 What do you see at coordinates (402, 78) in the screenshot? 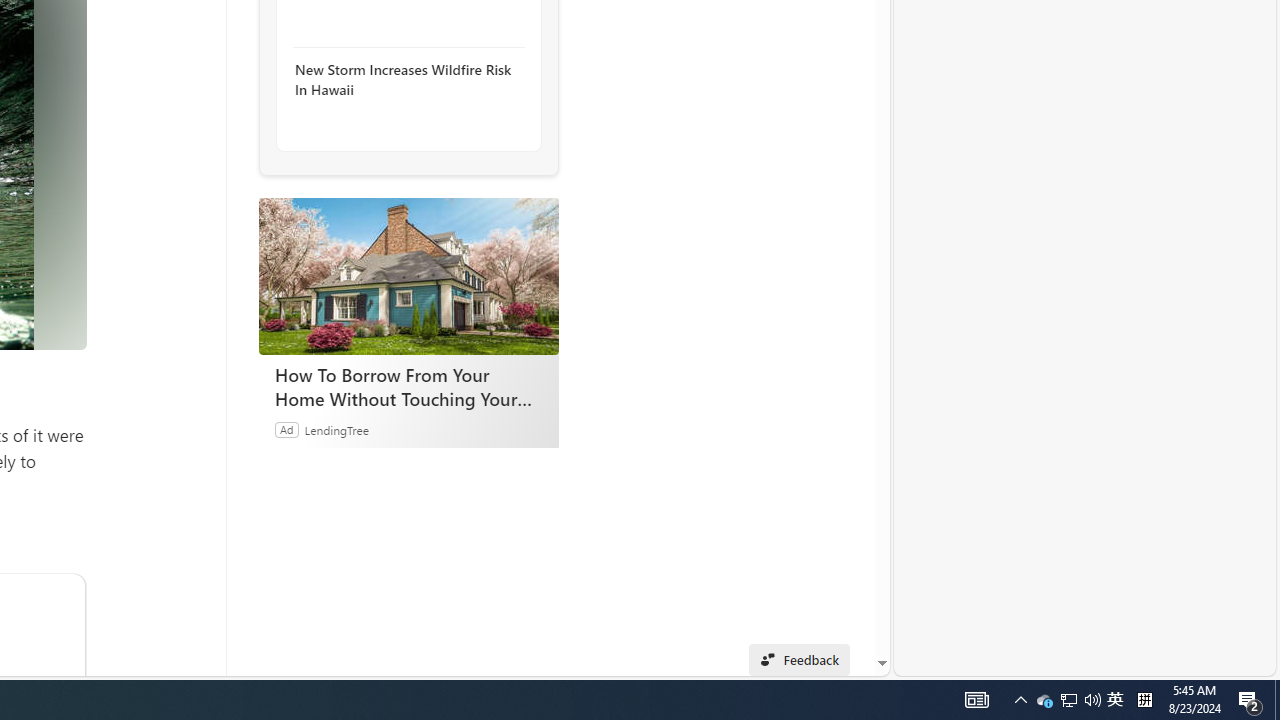
I see `'New Storm Increases Wildfire Risk In Hawaii'` at bounding box center [402, 78].